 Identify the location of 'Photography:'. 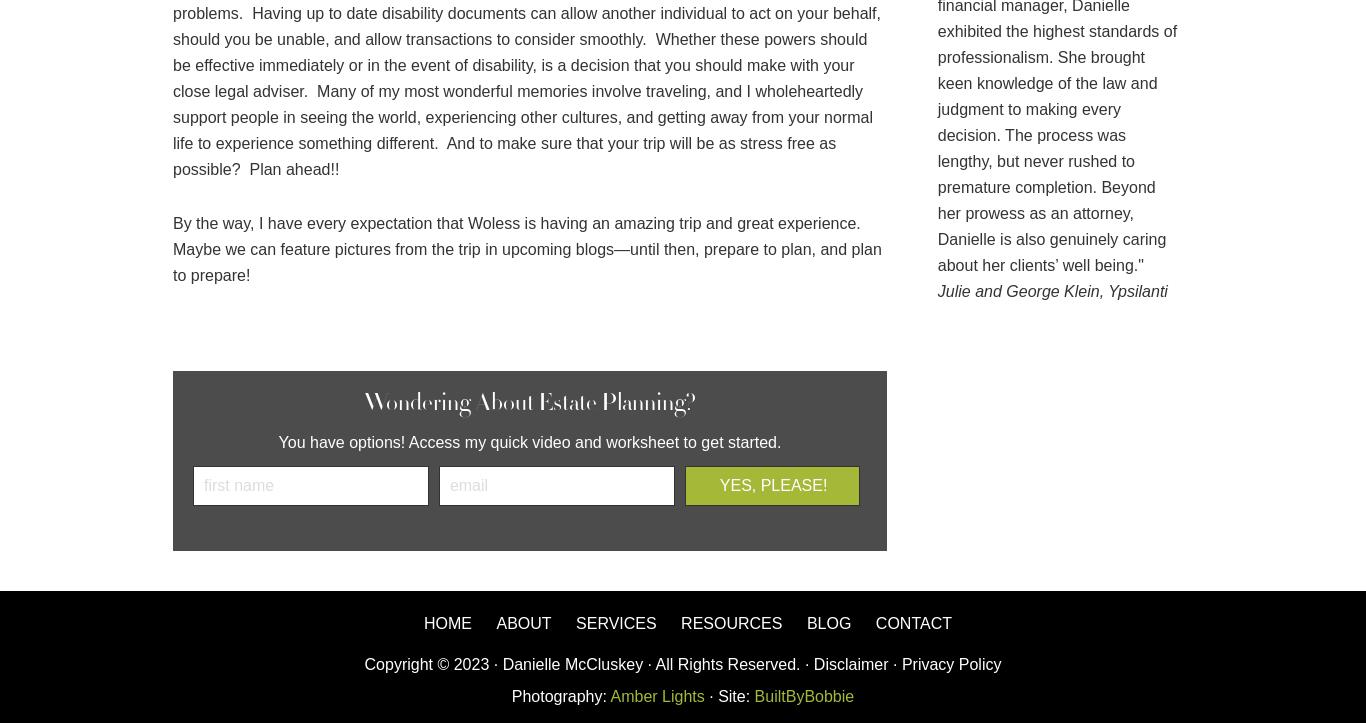
(560, 695).